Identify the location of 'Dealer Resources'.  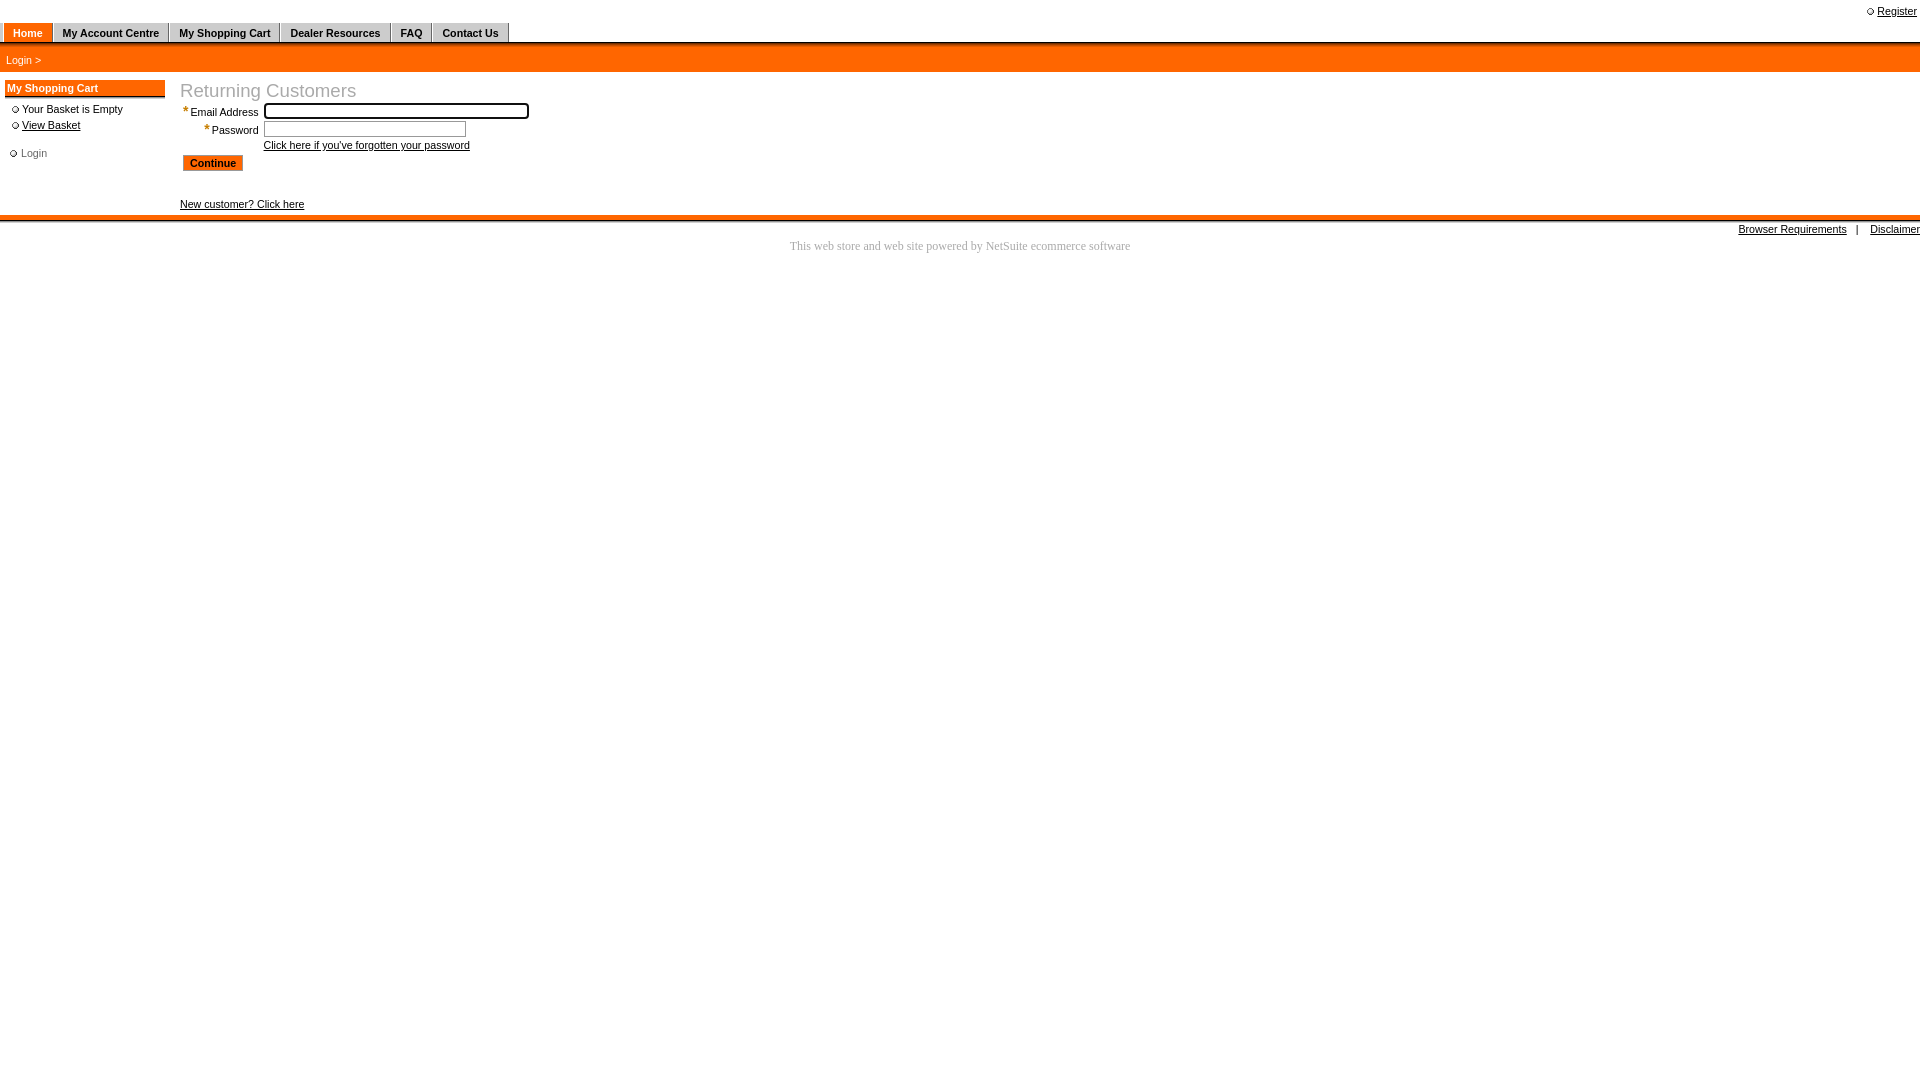
(335, 31).